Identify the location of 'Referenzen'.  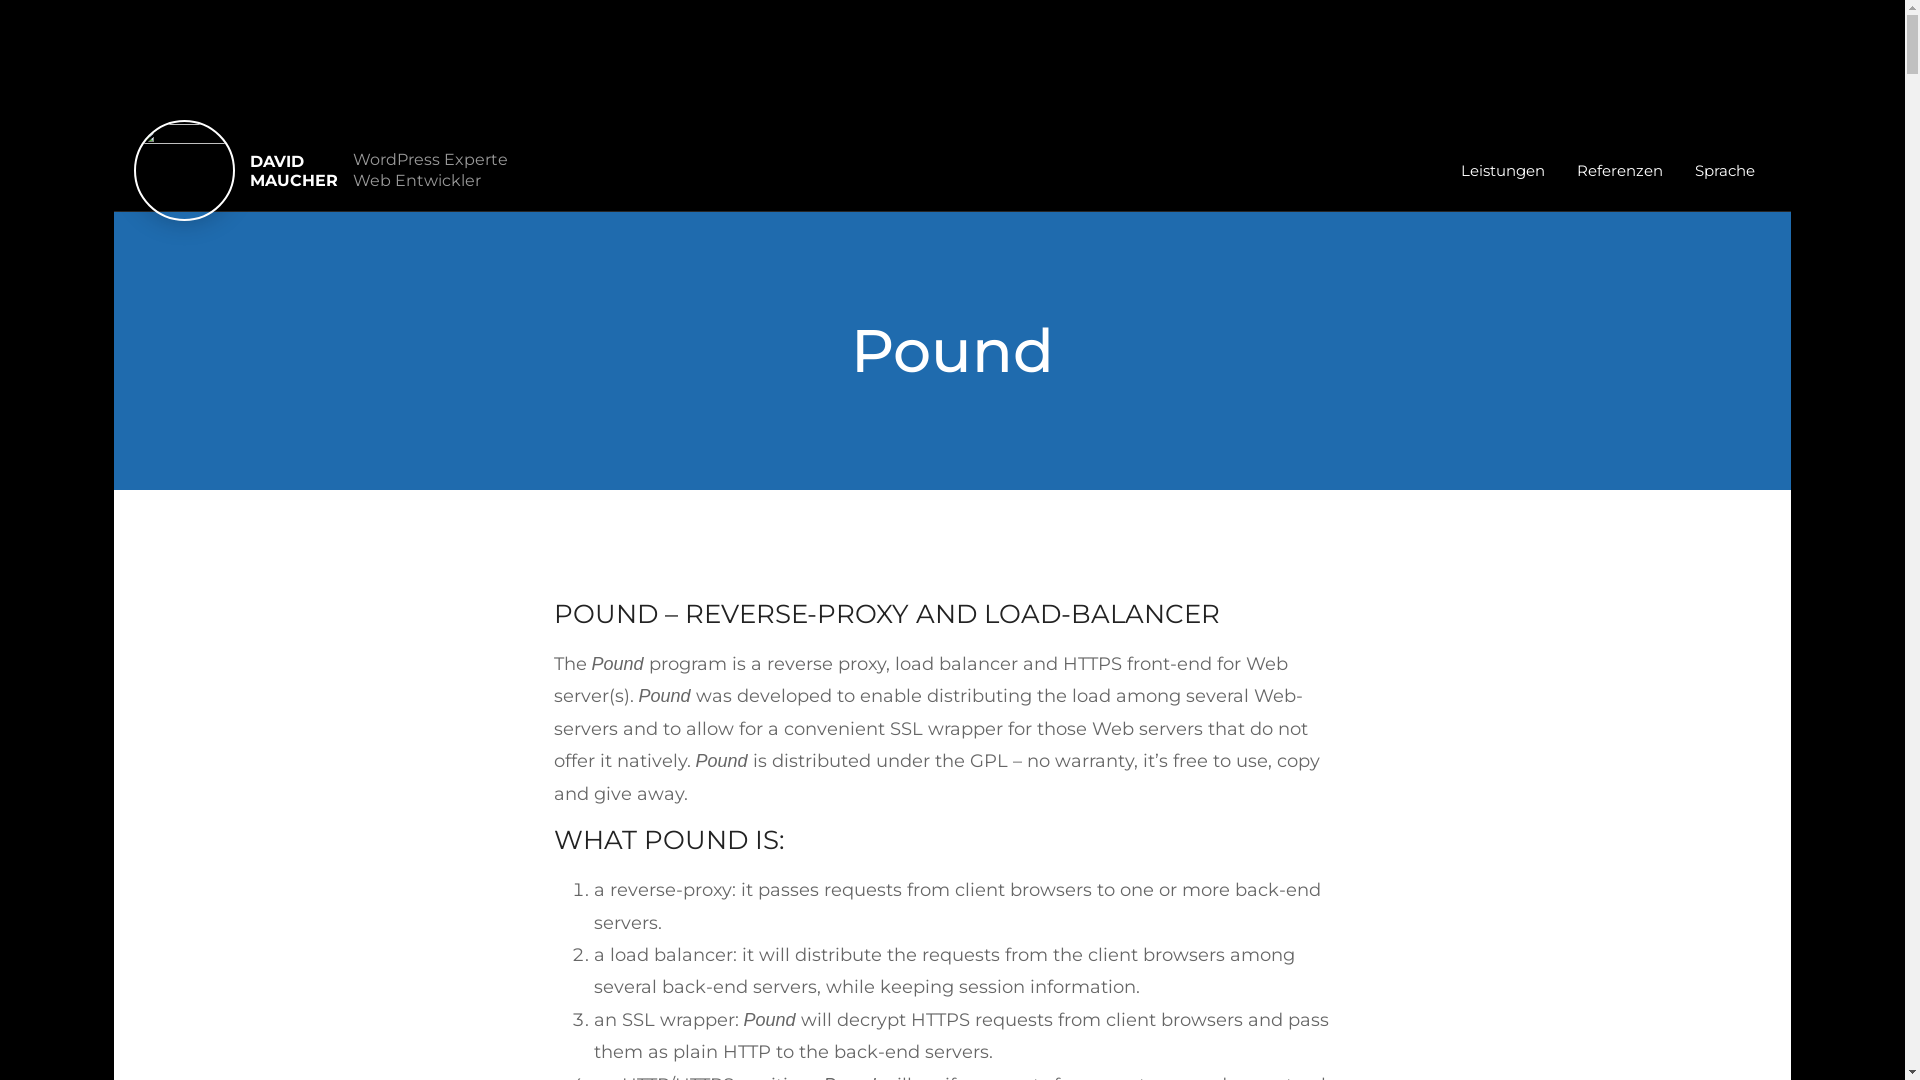
(1620, 169).